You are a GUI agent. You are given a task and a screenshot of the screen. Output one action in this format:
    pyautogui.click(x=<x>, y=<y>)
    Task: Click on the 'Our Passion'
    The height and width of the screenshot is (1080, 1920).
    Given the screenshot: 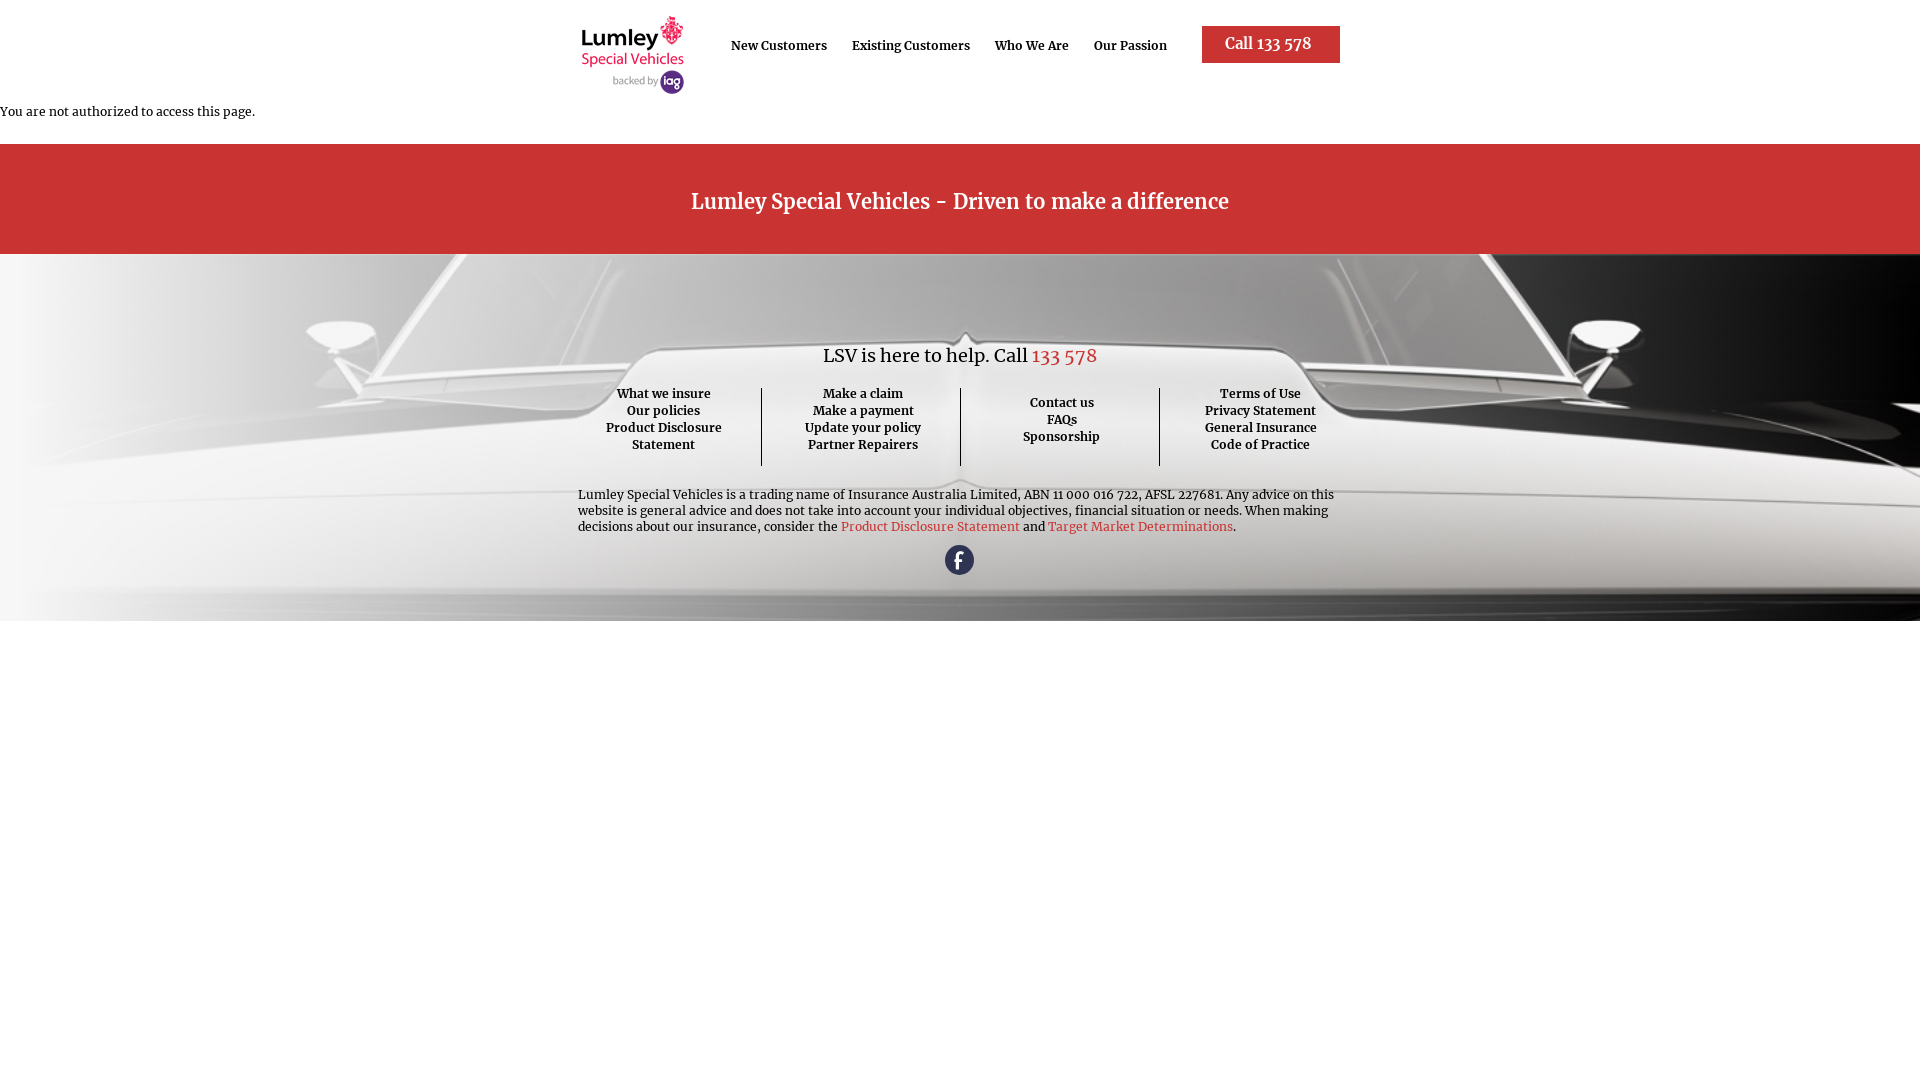 What is the action you would take?
    pyautogui.click(x=1131, y=45)
    